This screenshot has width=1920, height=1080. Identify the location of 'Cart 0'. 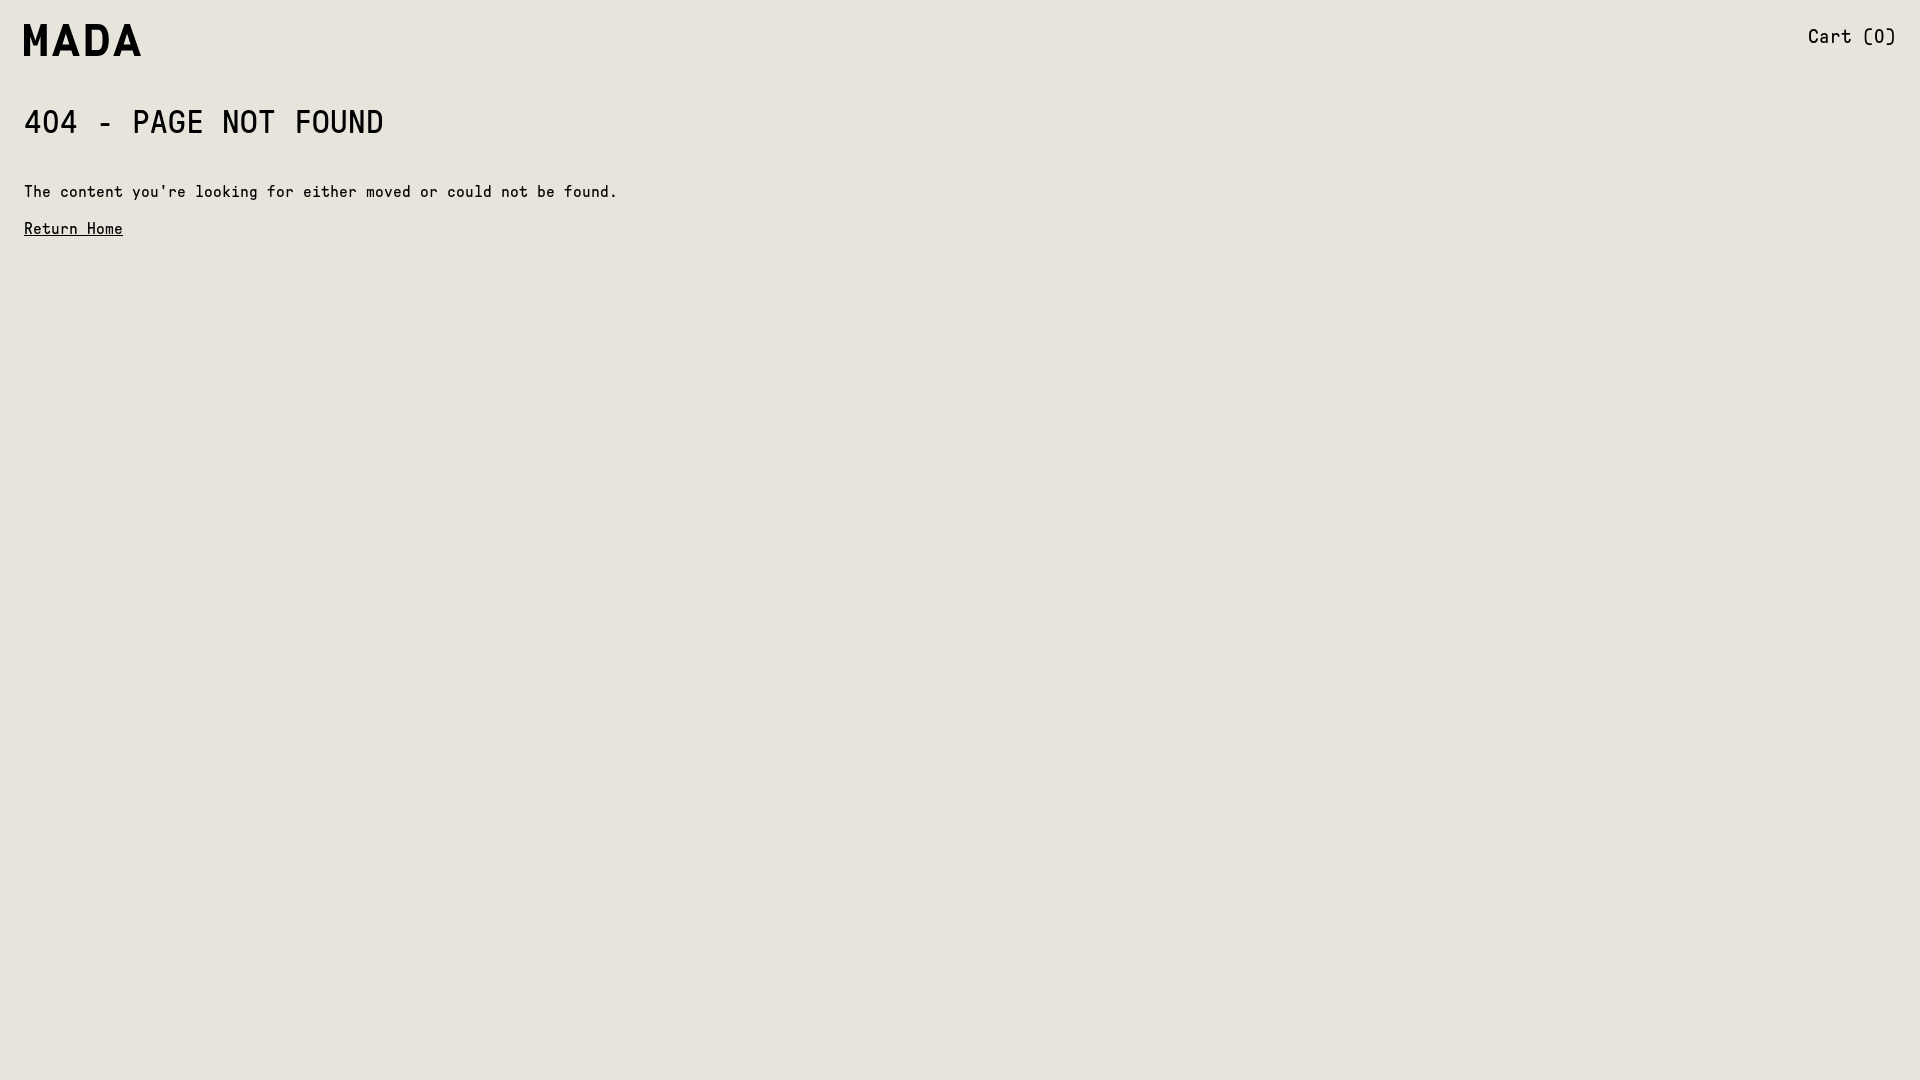
(1808, 36).